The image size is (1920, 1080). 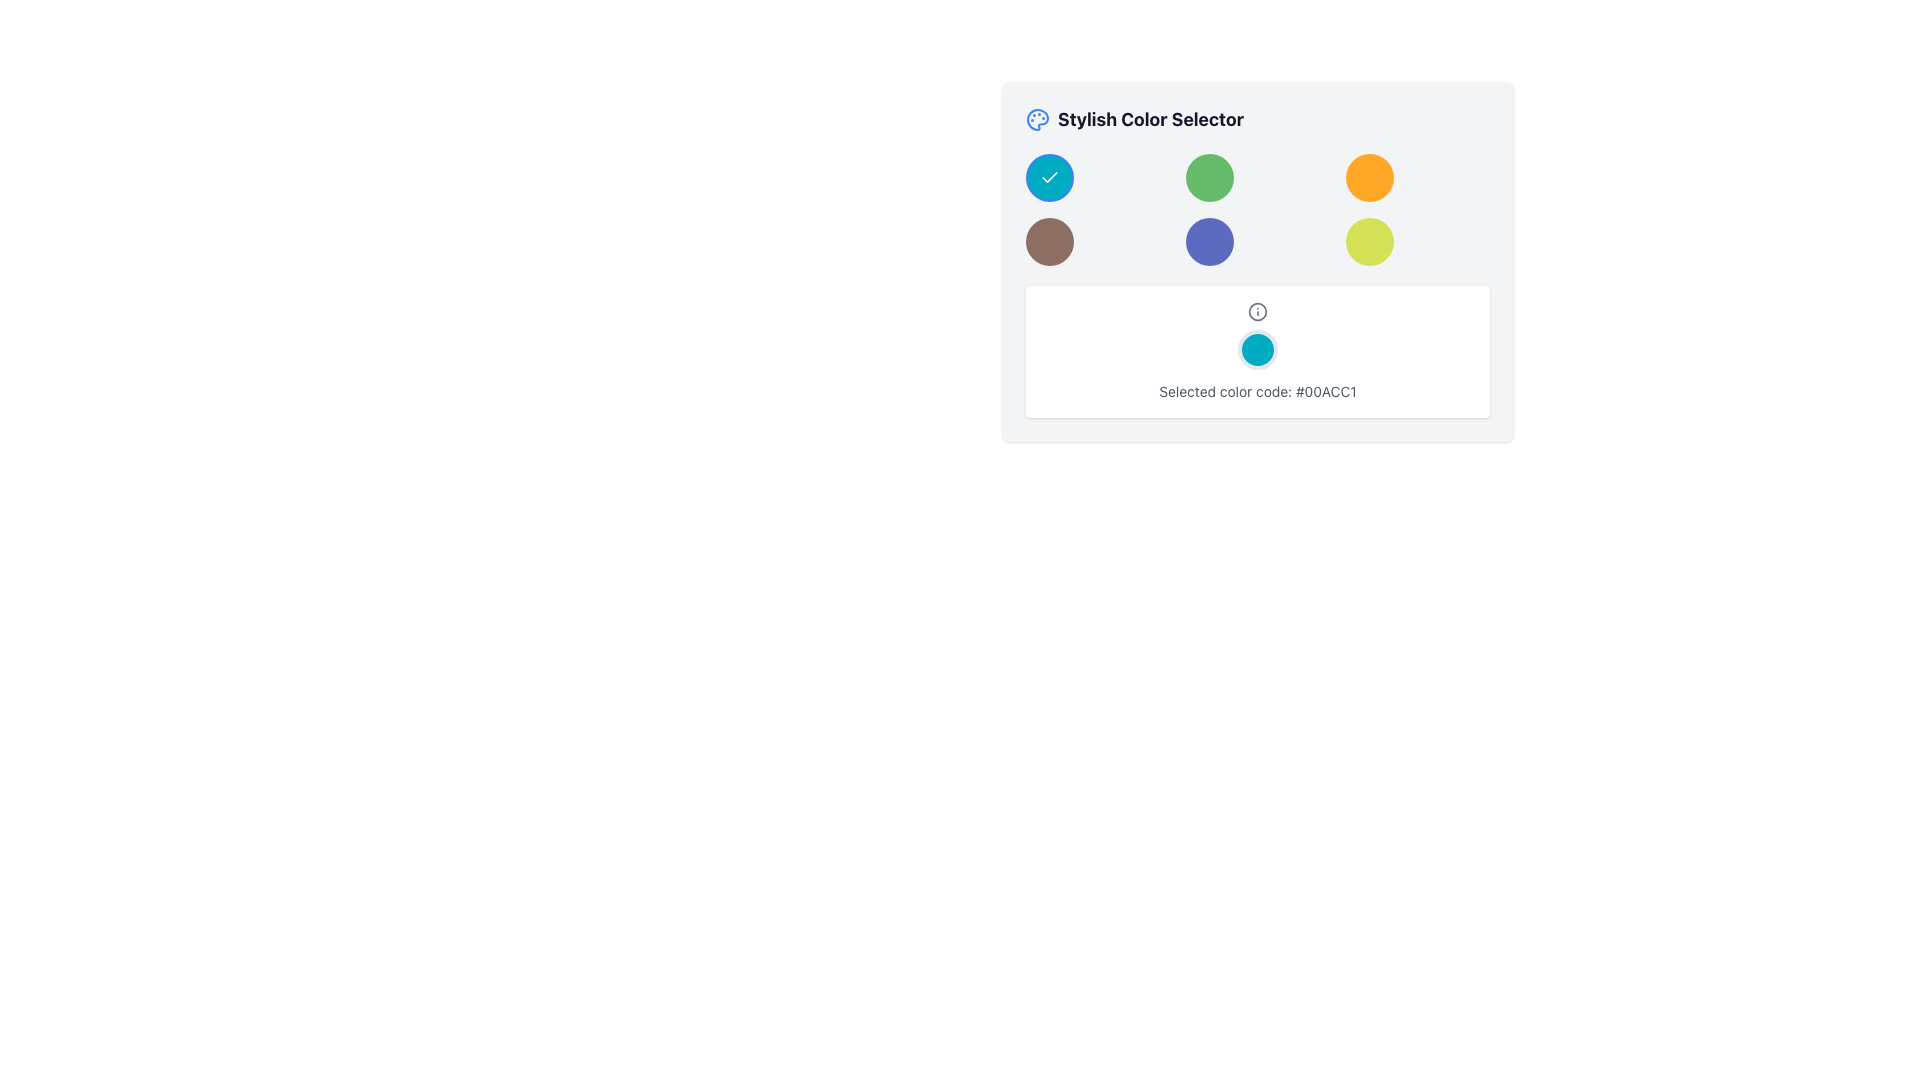 What do you see at coordinates (1036, 119) in the screenshot?
I see `the circular color palette icon located in the header of the window adjacent to 'Stylish Color Selector'` at bounding box center [1036, 119].